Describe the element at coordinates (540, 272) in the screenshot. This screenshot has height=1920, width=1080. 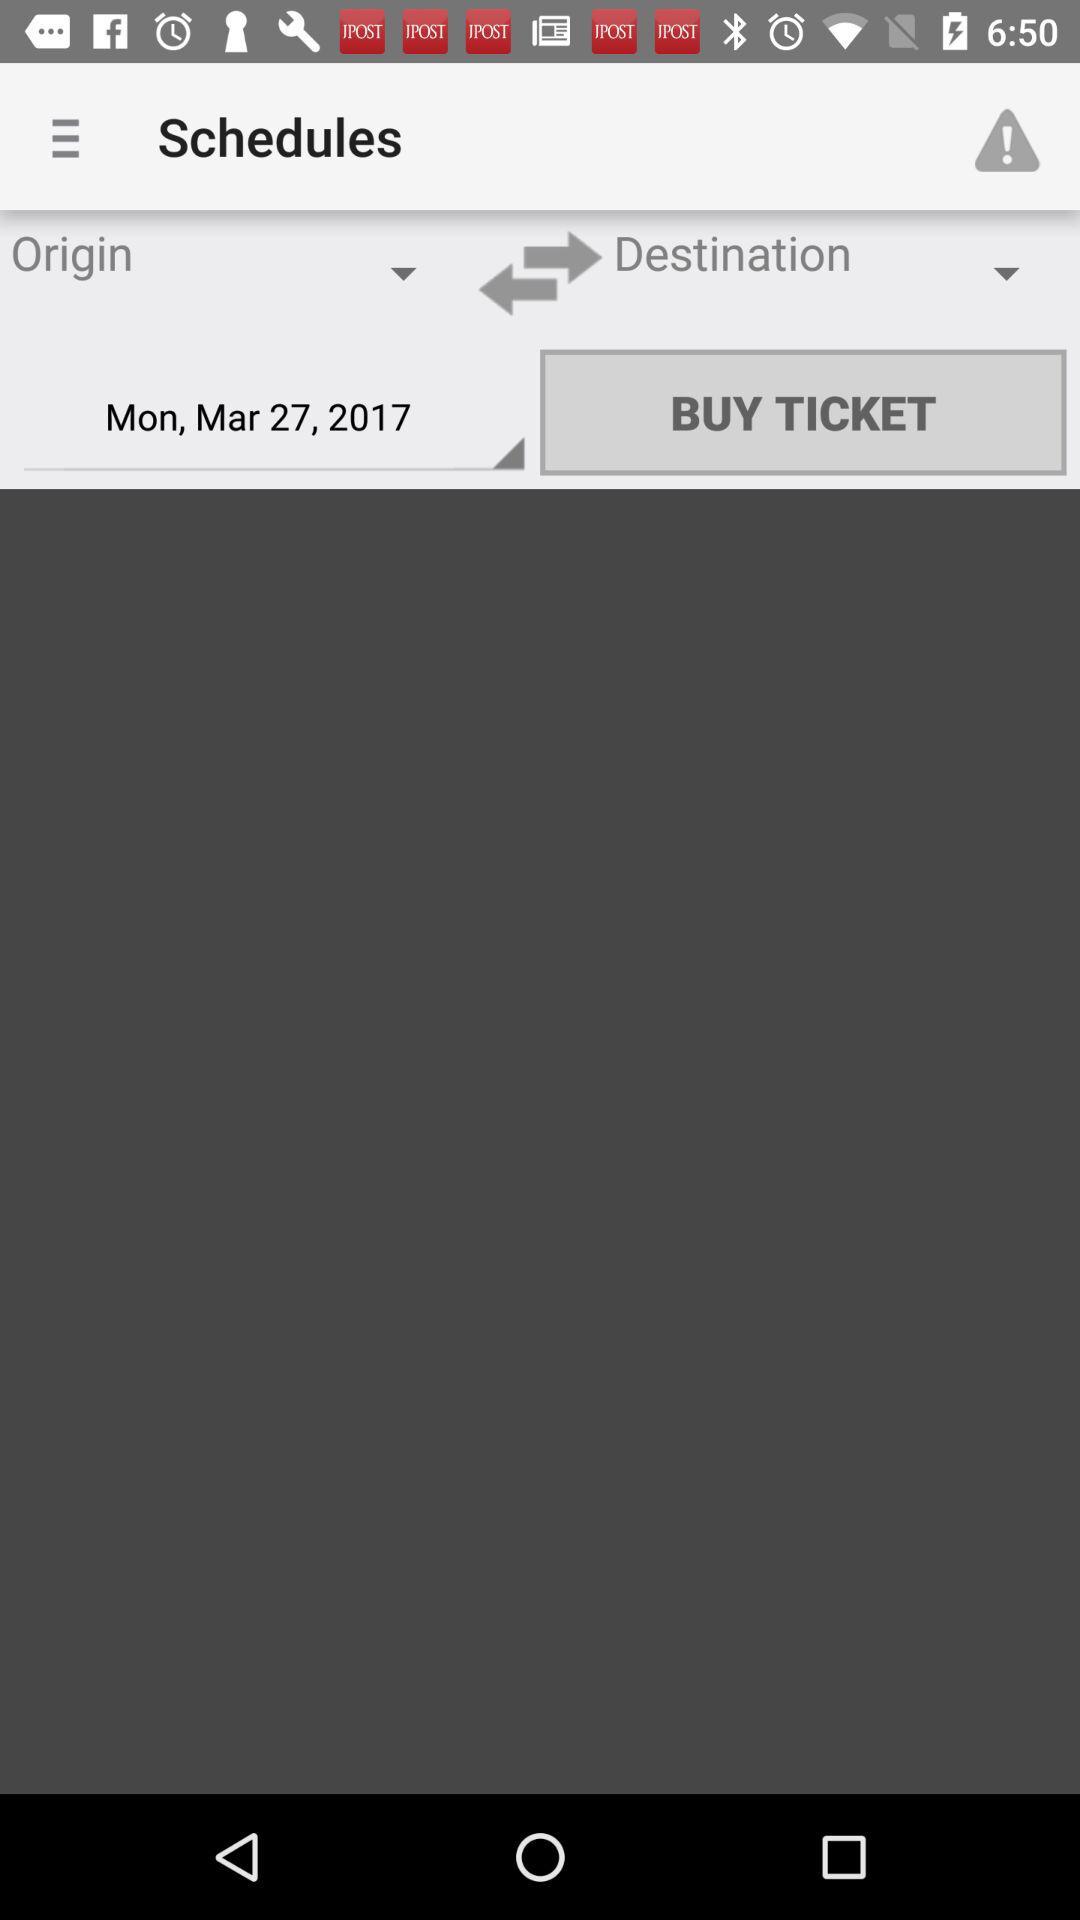
I see `icon to the left of the destination item` at that location.